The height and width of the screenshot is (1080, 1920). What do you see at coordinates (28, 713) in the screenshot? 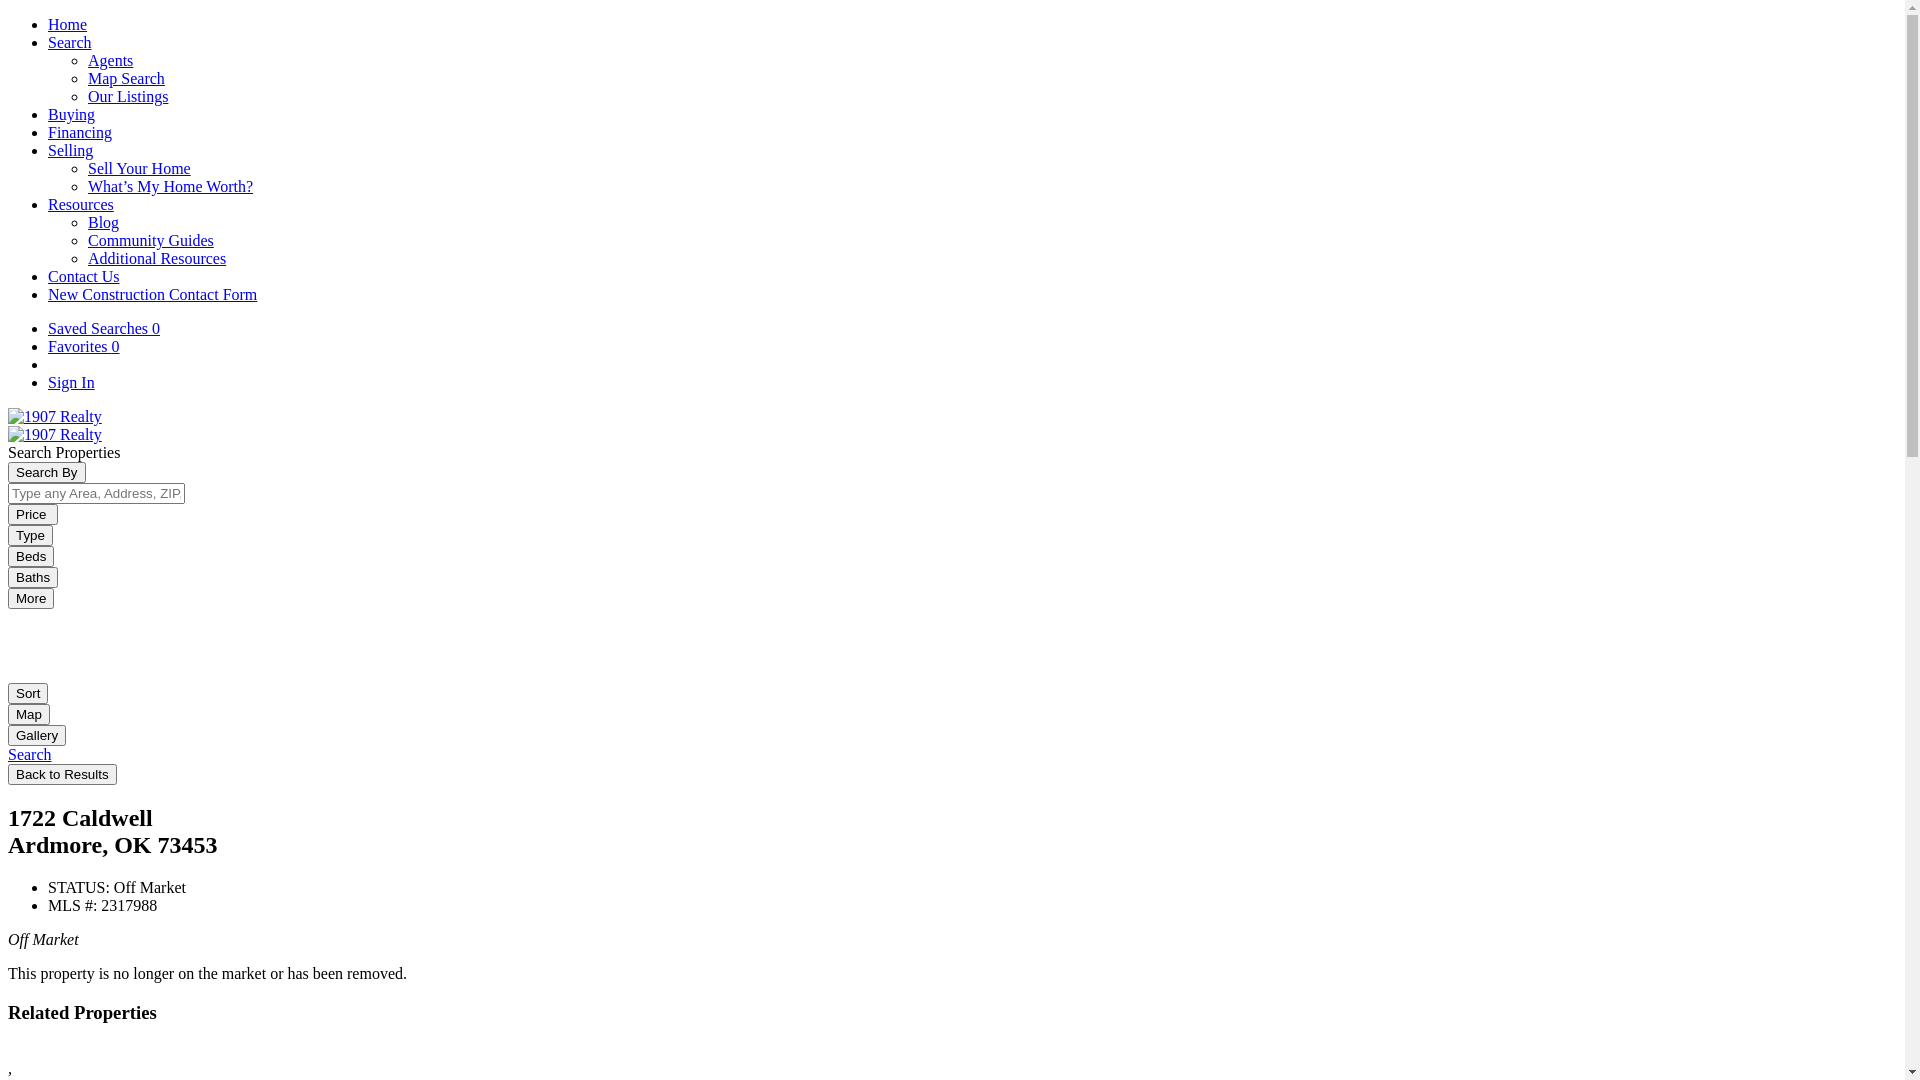
I see `'Map'` at bounding box center [28, 713].